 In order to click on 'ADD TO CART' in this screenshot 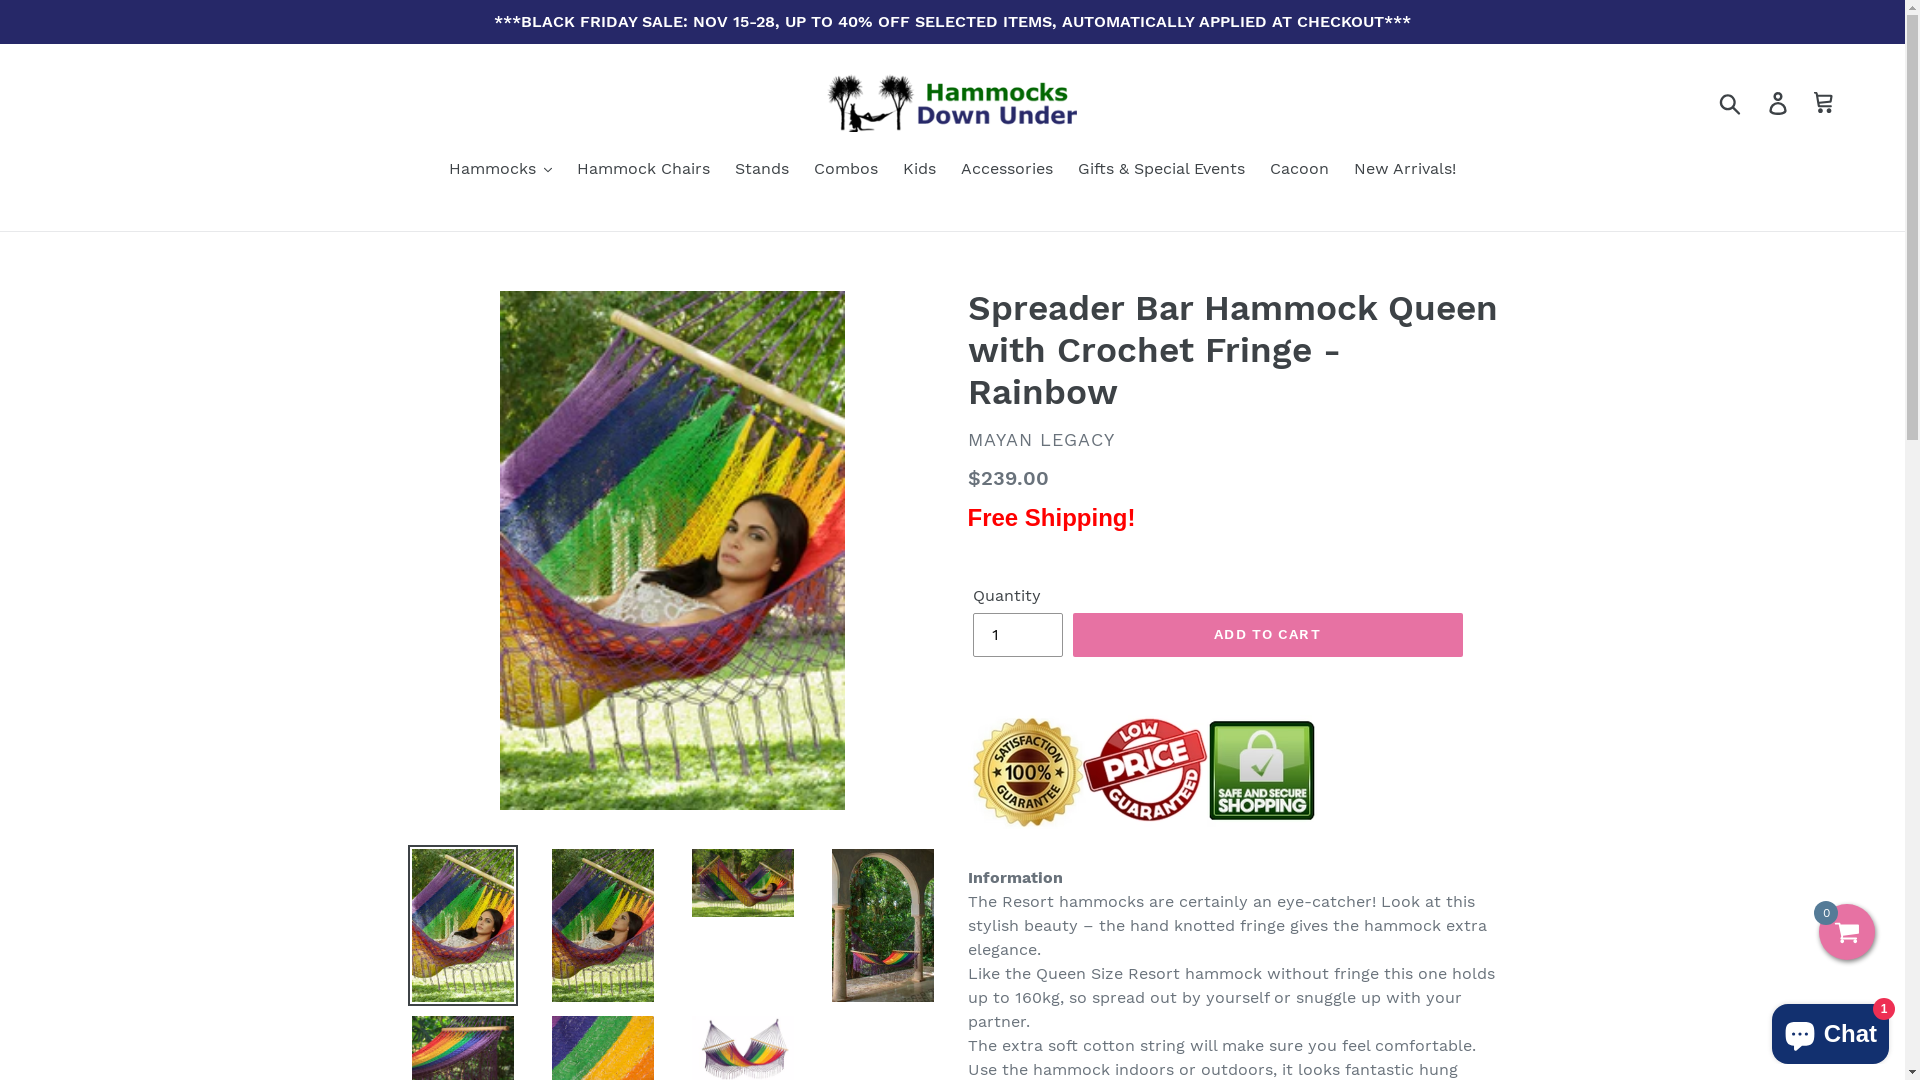, I will do `click(1266, 635)`.